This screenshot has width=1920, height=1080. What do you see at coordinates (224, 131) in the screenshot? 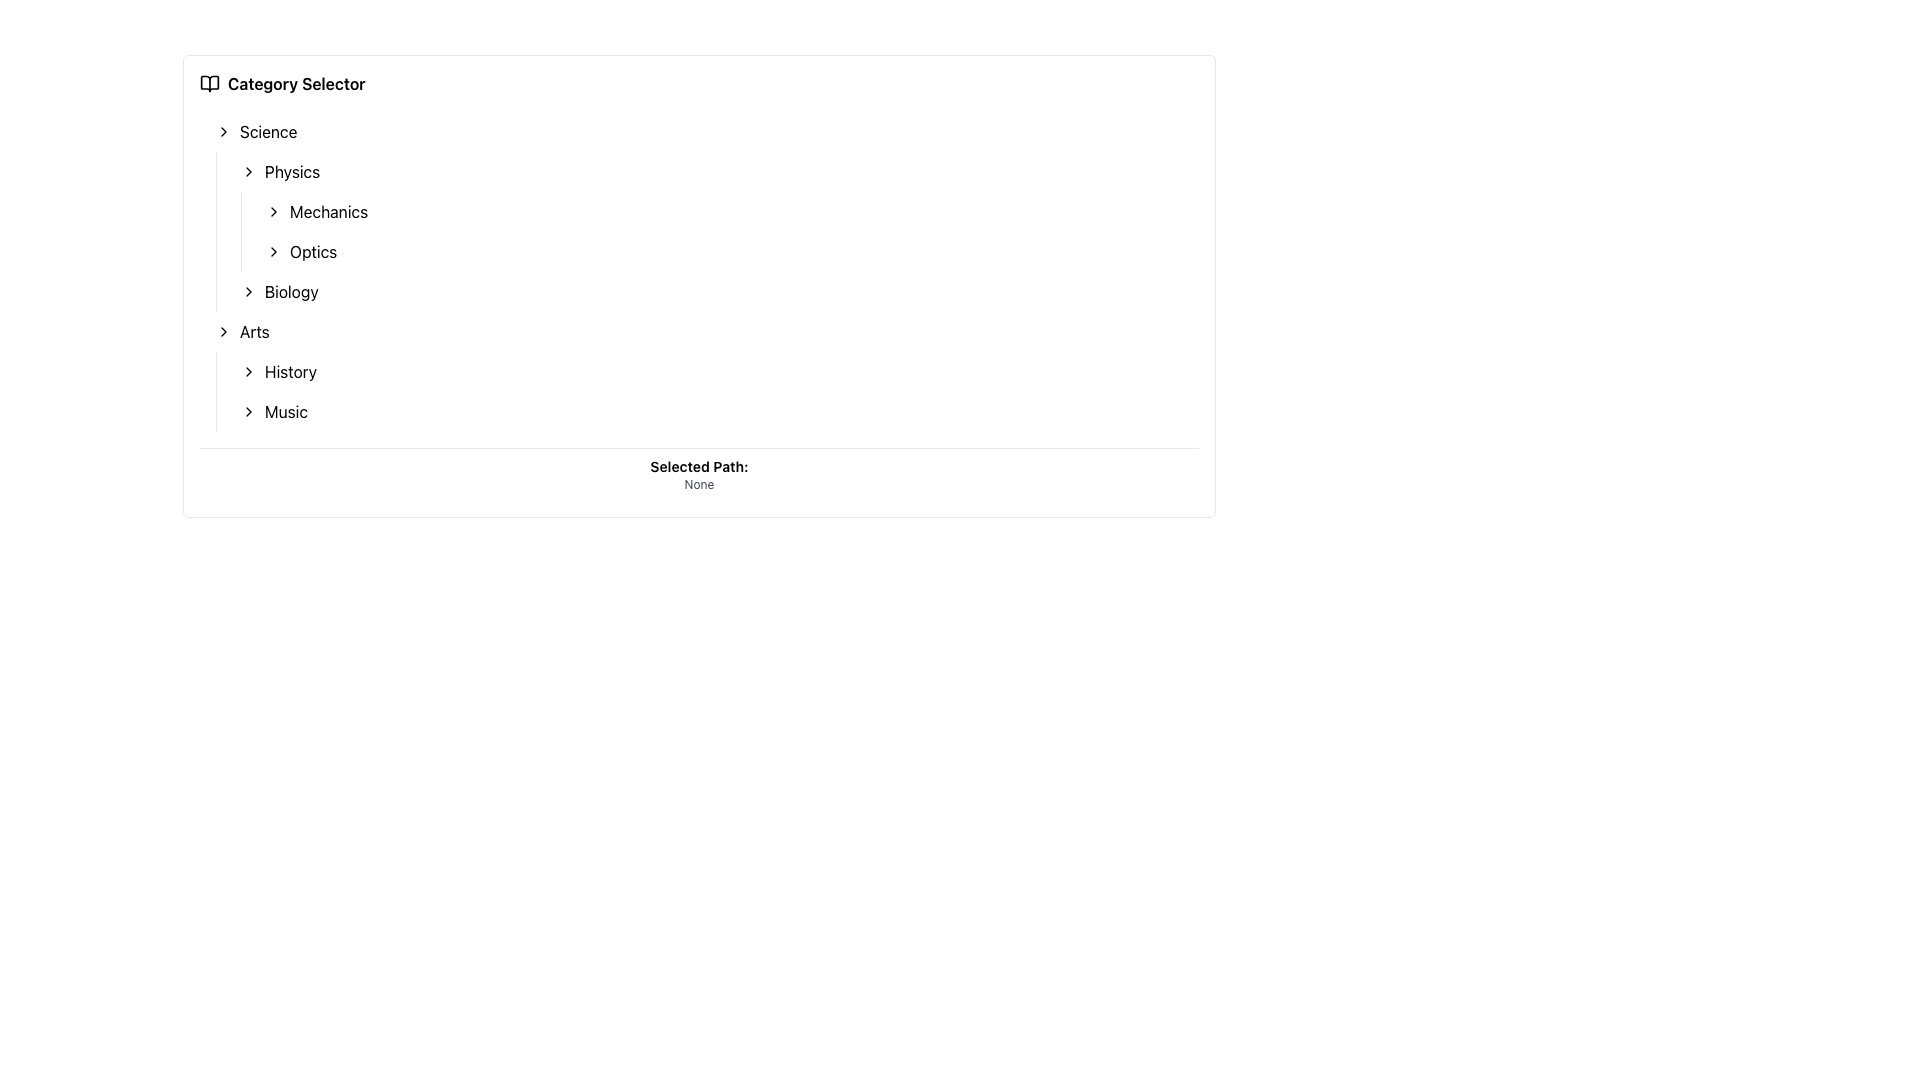
I see `the icon located beside the text 'Science'` at bounding box center [224, 131].